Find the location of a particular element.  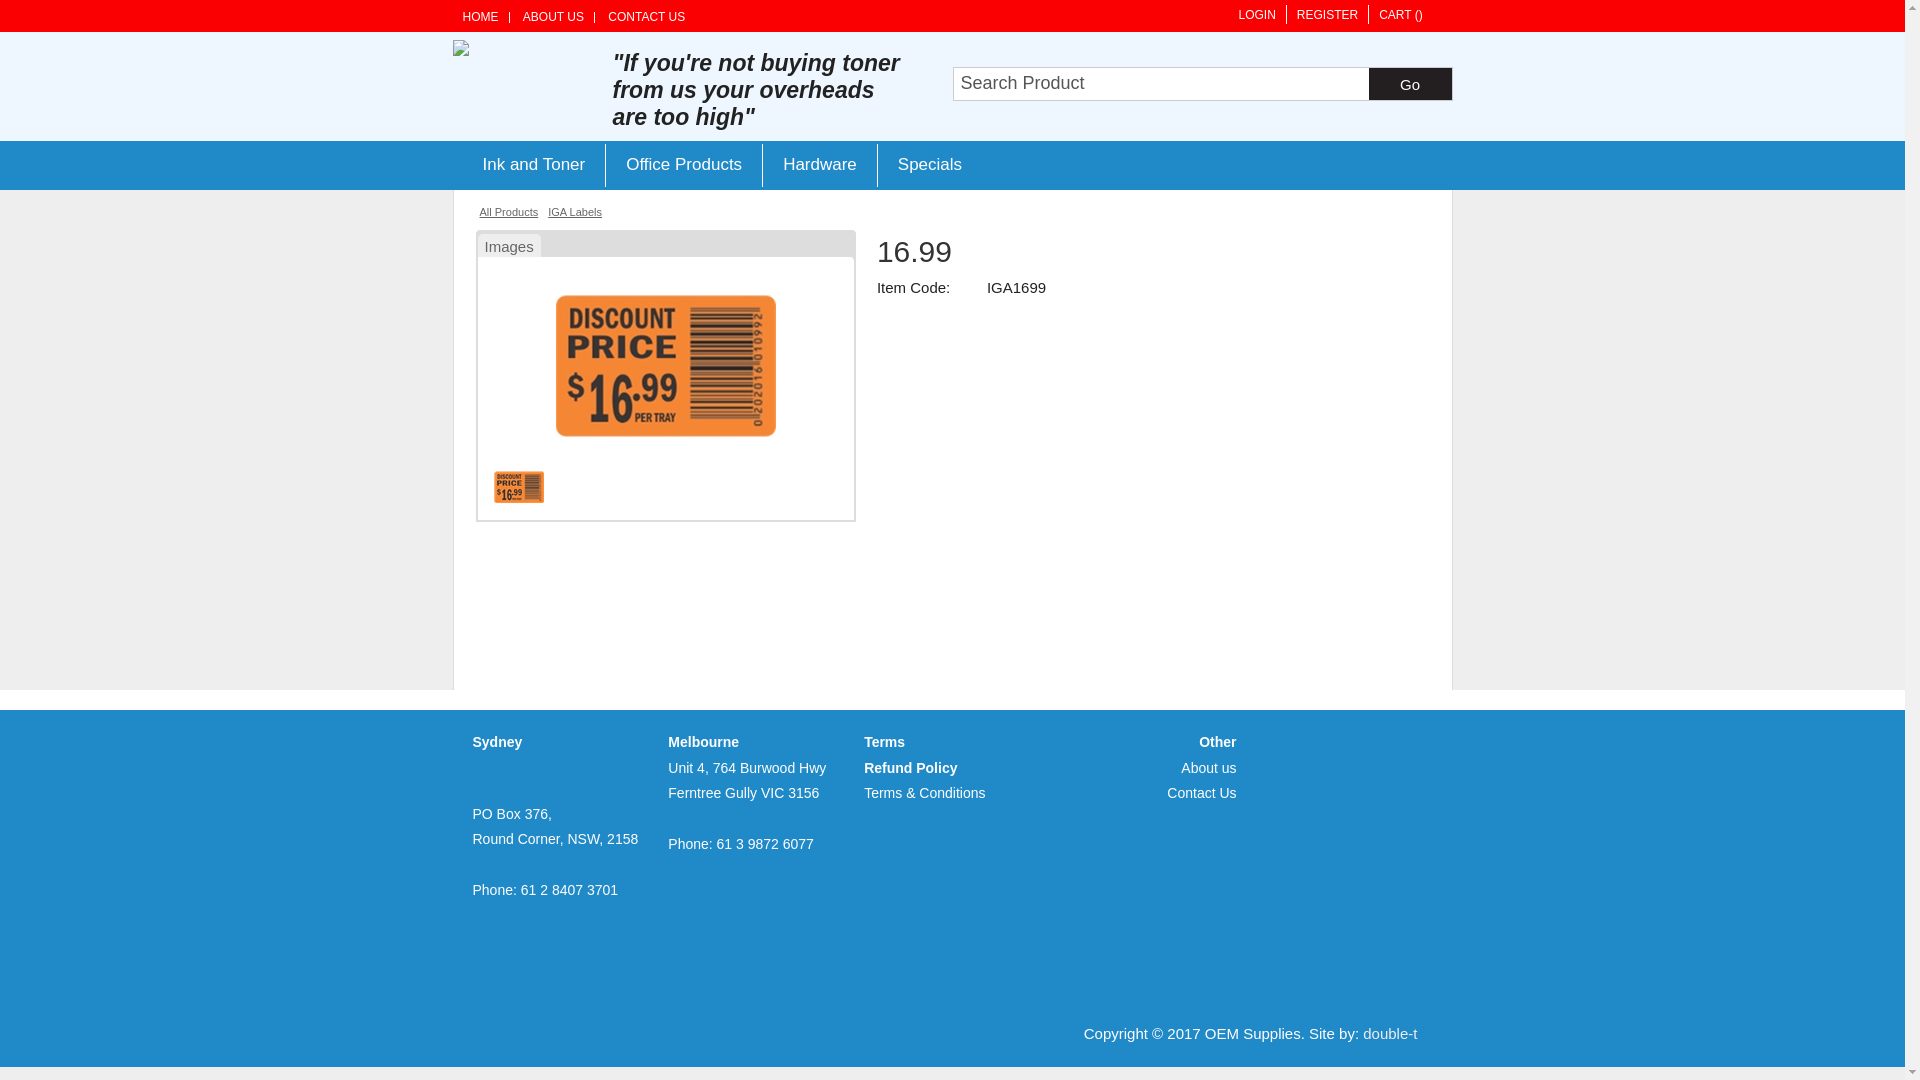

'All Products' is located at coordinates (509, 212).